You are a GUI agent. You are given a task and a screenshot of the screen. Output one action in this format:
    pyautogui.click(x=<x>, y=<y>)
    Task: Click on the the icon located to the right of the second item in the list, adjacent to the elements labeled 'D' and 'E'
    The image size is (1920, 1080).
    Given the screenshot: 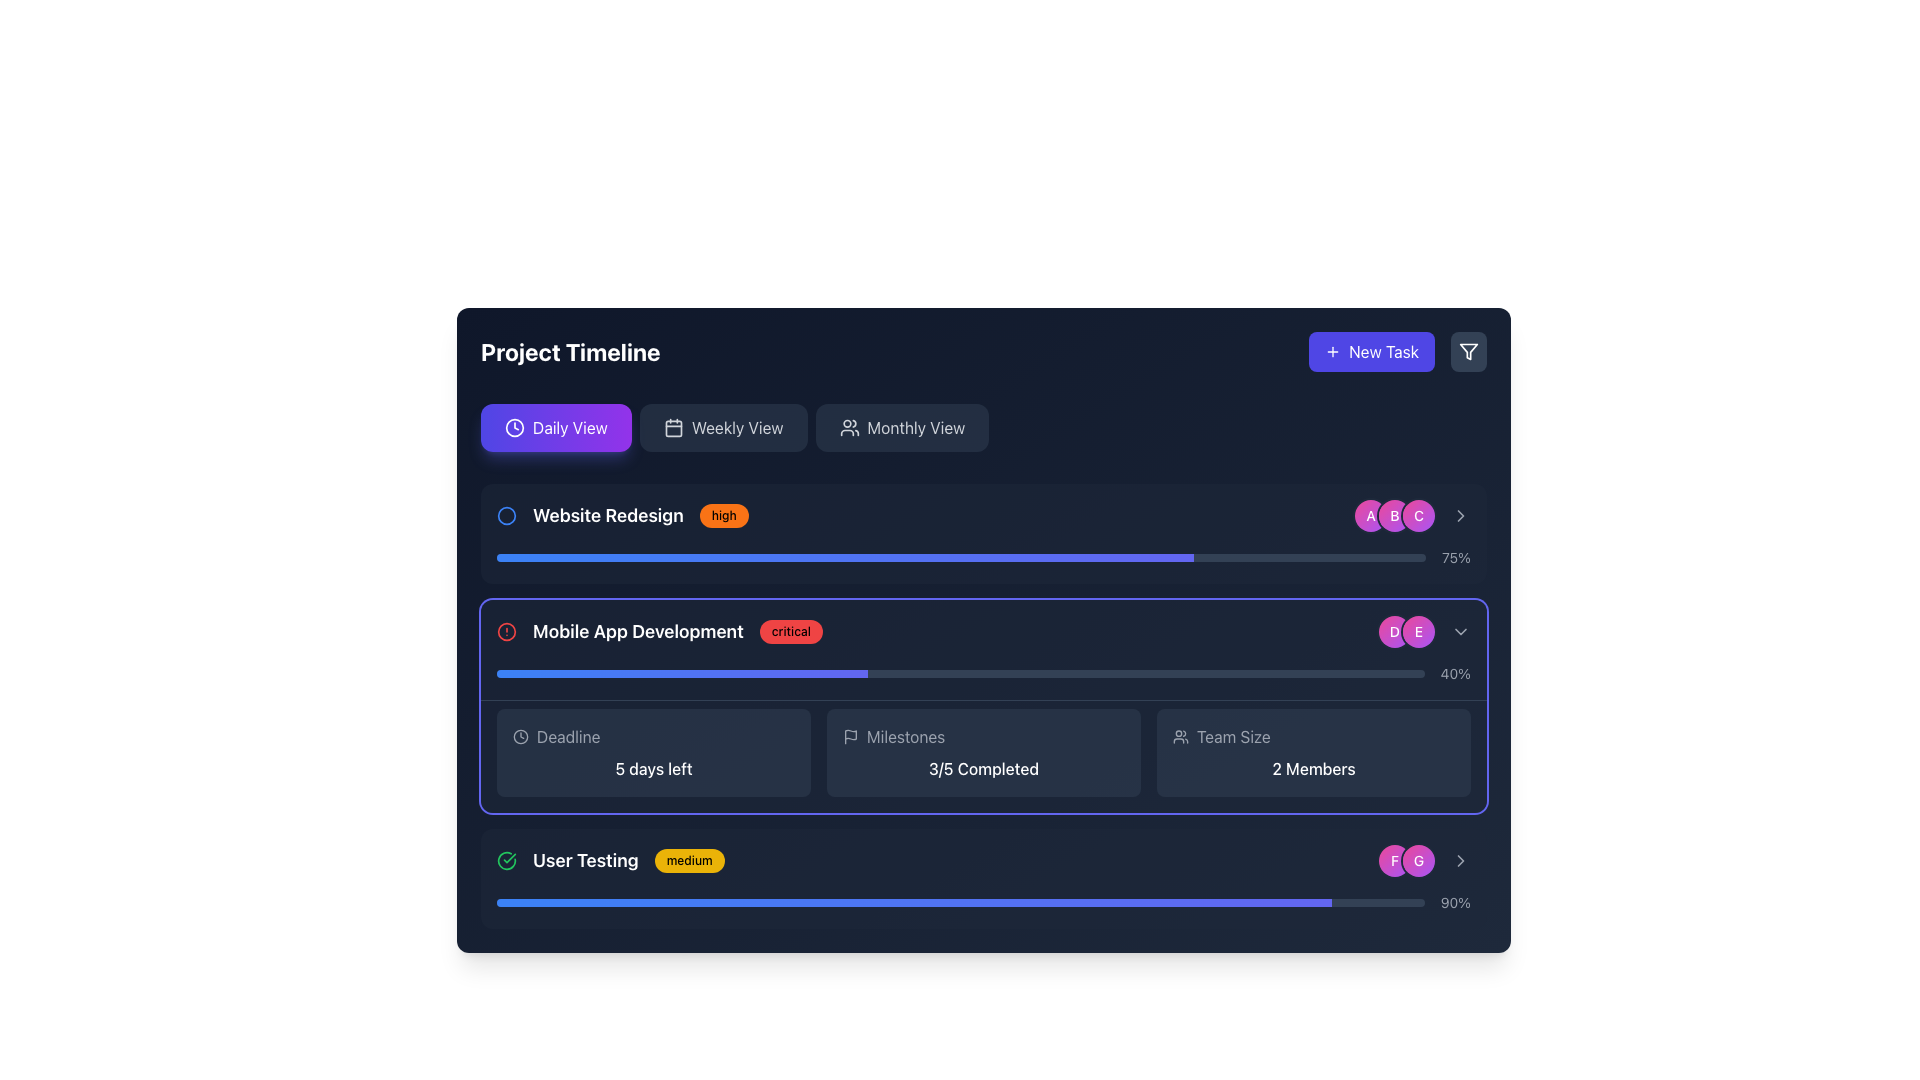 What is the action you would take?
    pyautogui.click(x=1460, y=515)
    